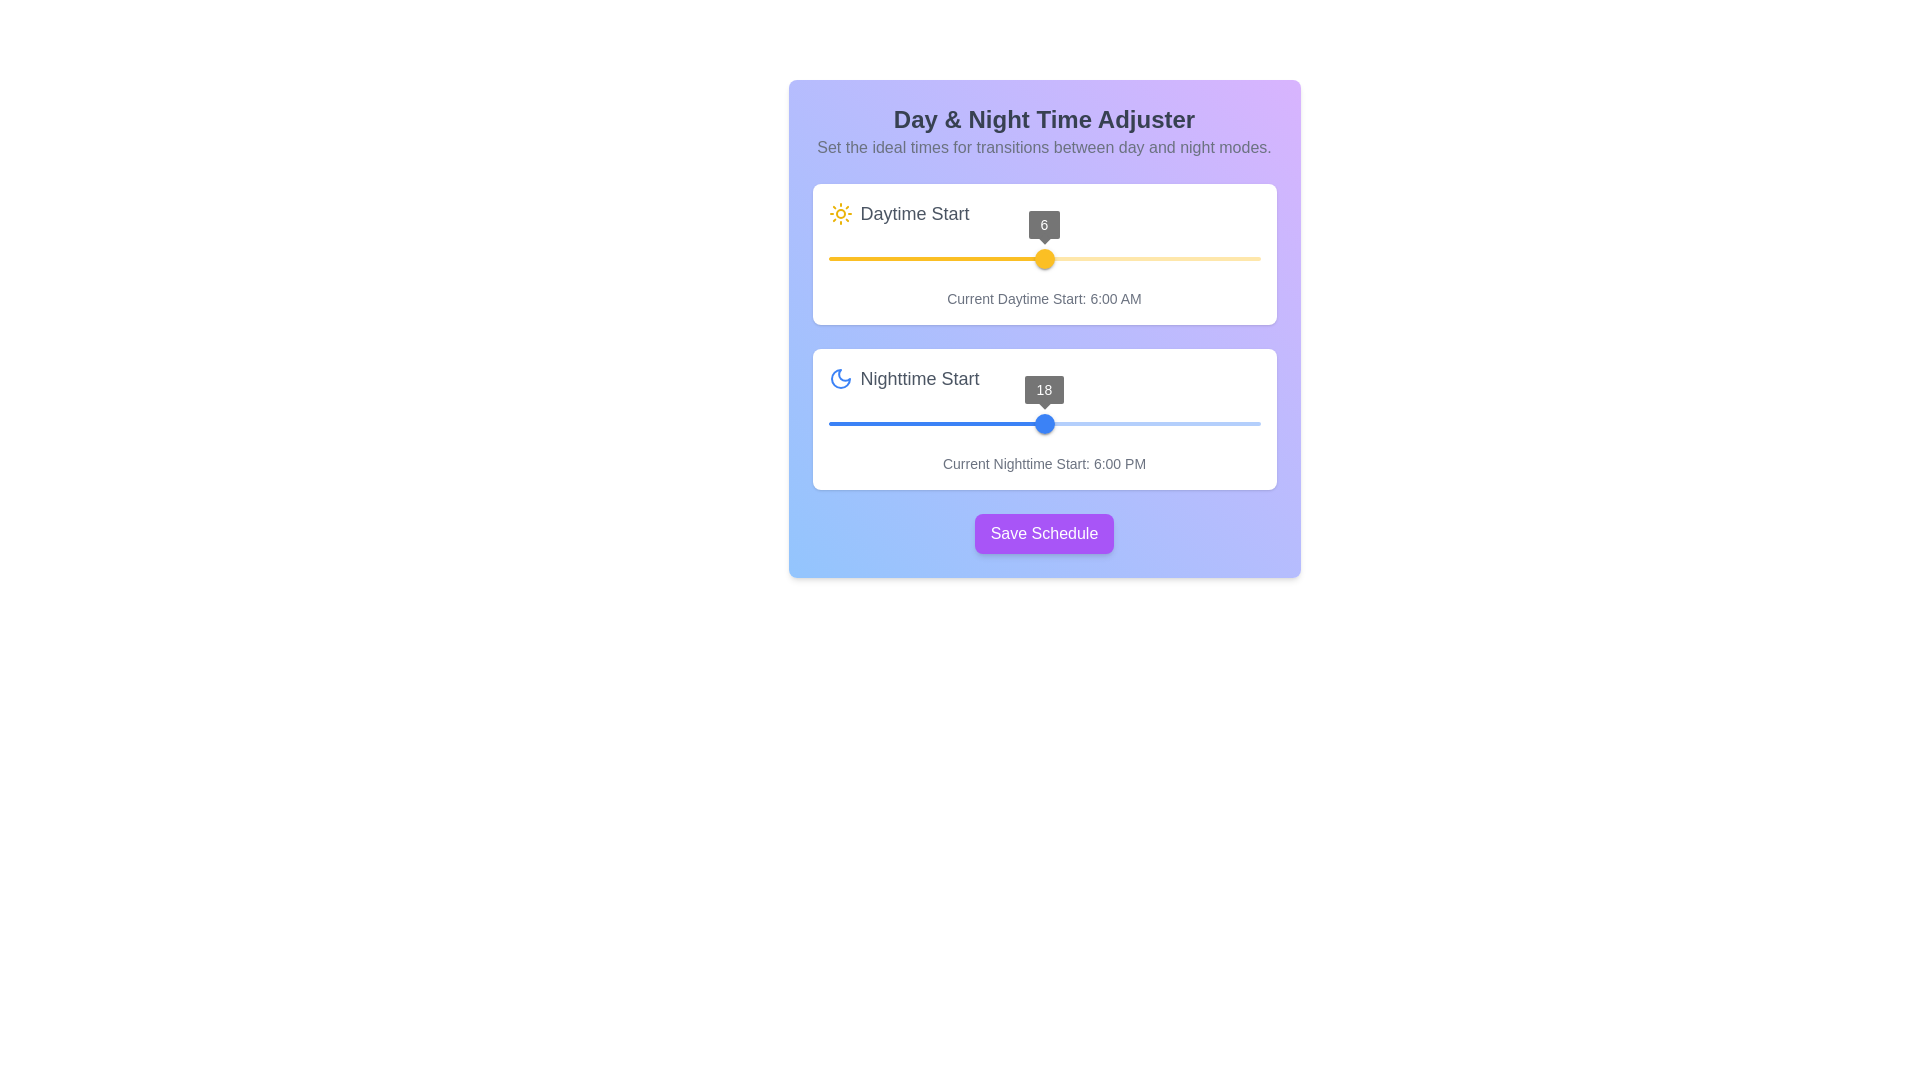  Describe the element at coordinates (1043, 131) in the screenshot. I see `header text element located at the top of the interface that provides context for adjusting day and night settings` at that location.